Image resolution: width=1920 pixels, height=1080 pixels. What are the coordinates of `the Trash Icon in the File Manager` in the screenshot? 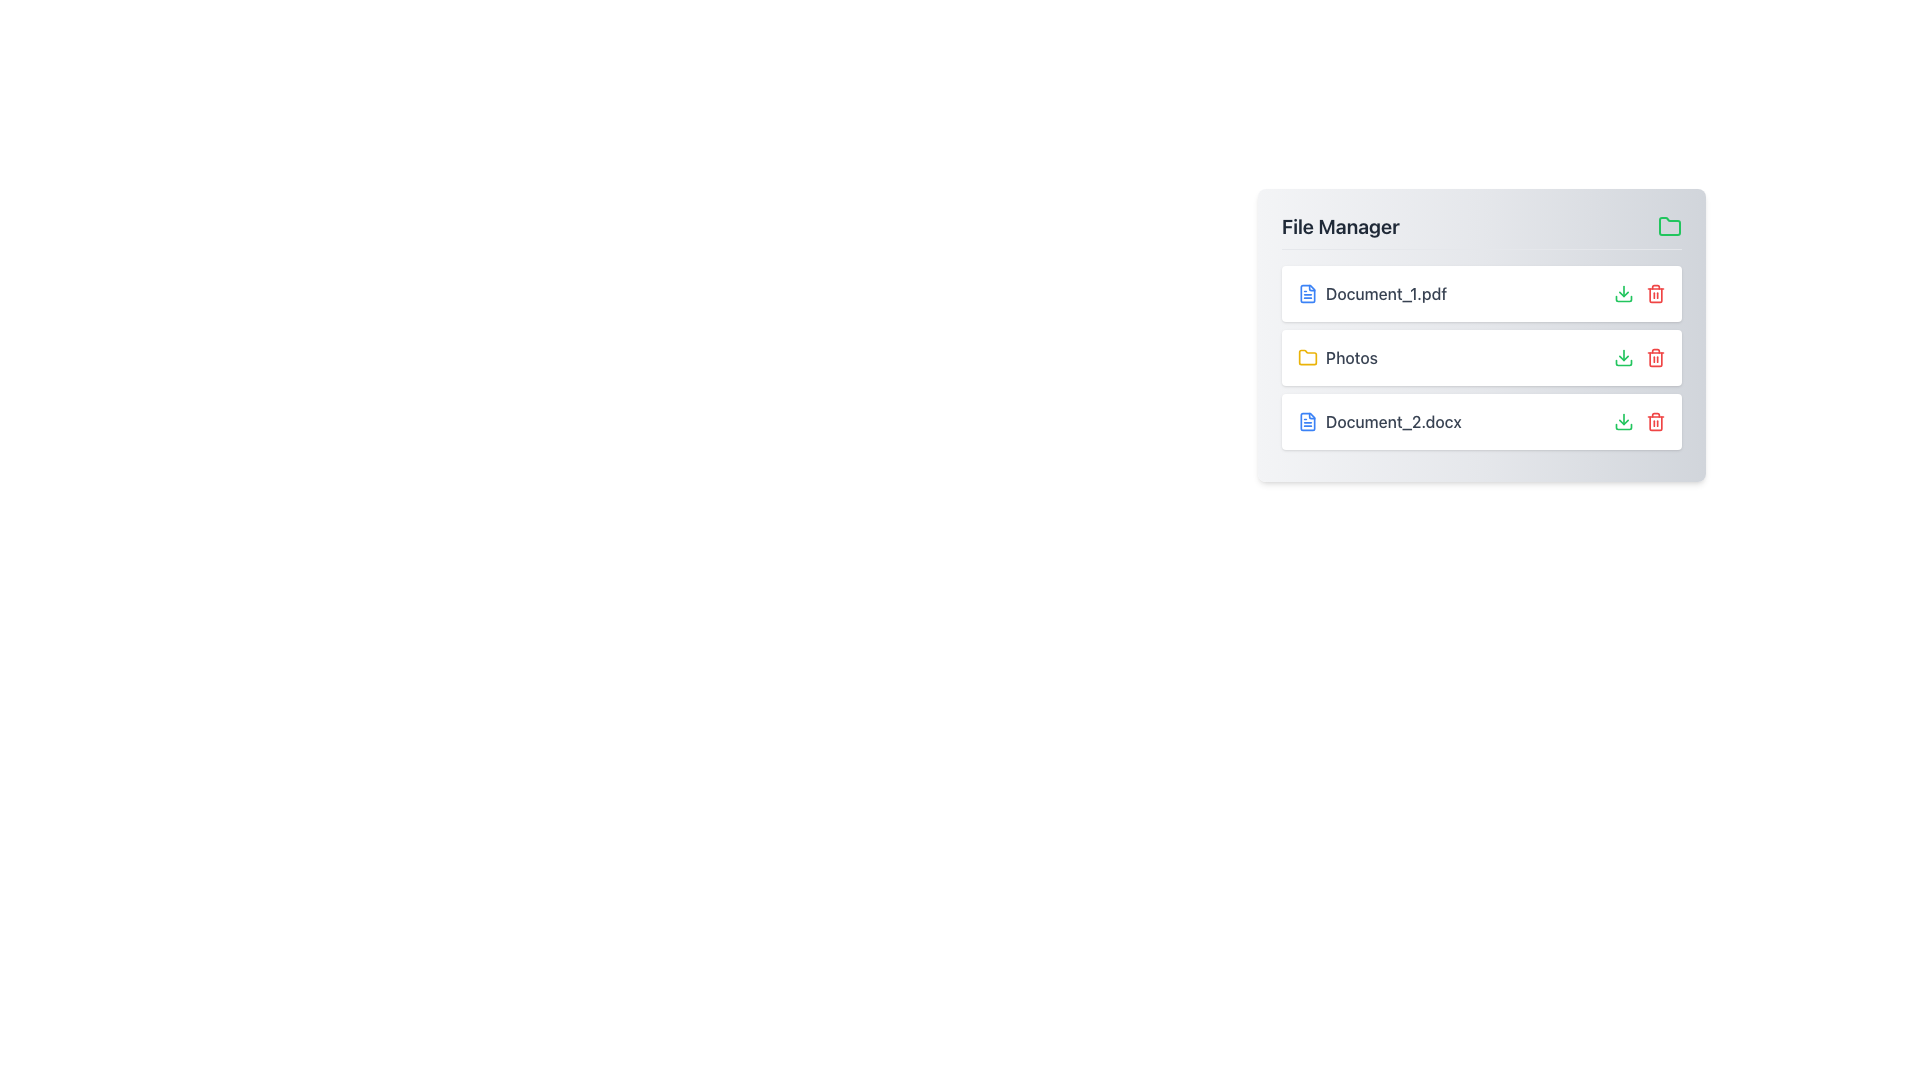 It's located at (1656, 420).